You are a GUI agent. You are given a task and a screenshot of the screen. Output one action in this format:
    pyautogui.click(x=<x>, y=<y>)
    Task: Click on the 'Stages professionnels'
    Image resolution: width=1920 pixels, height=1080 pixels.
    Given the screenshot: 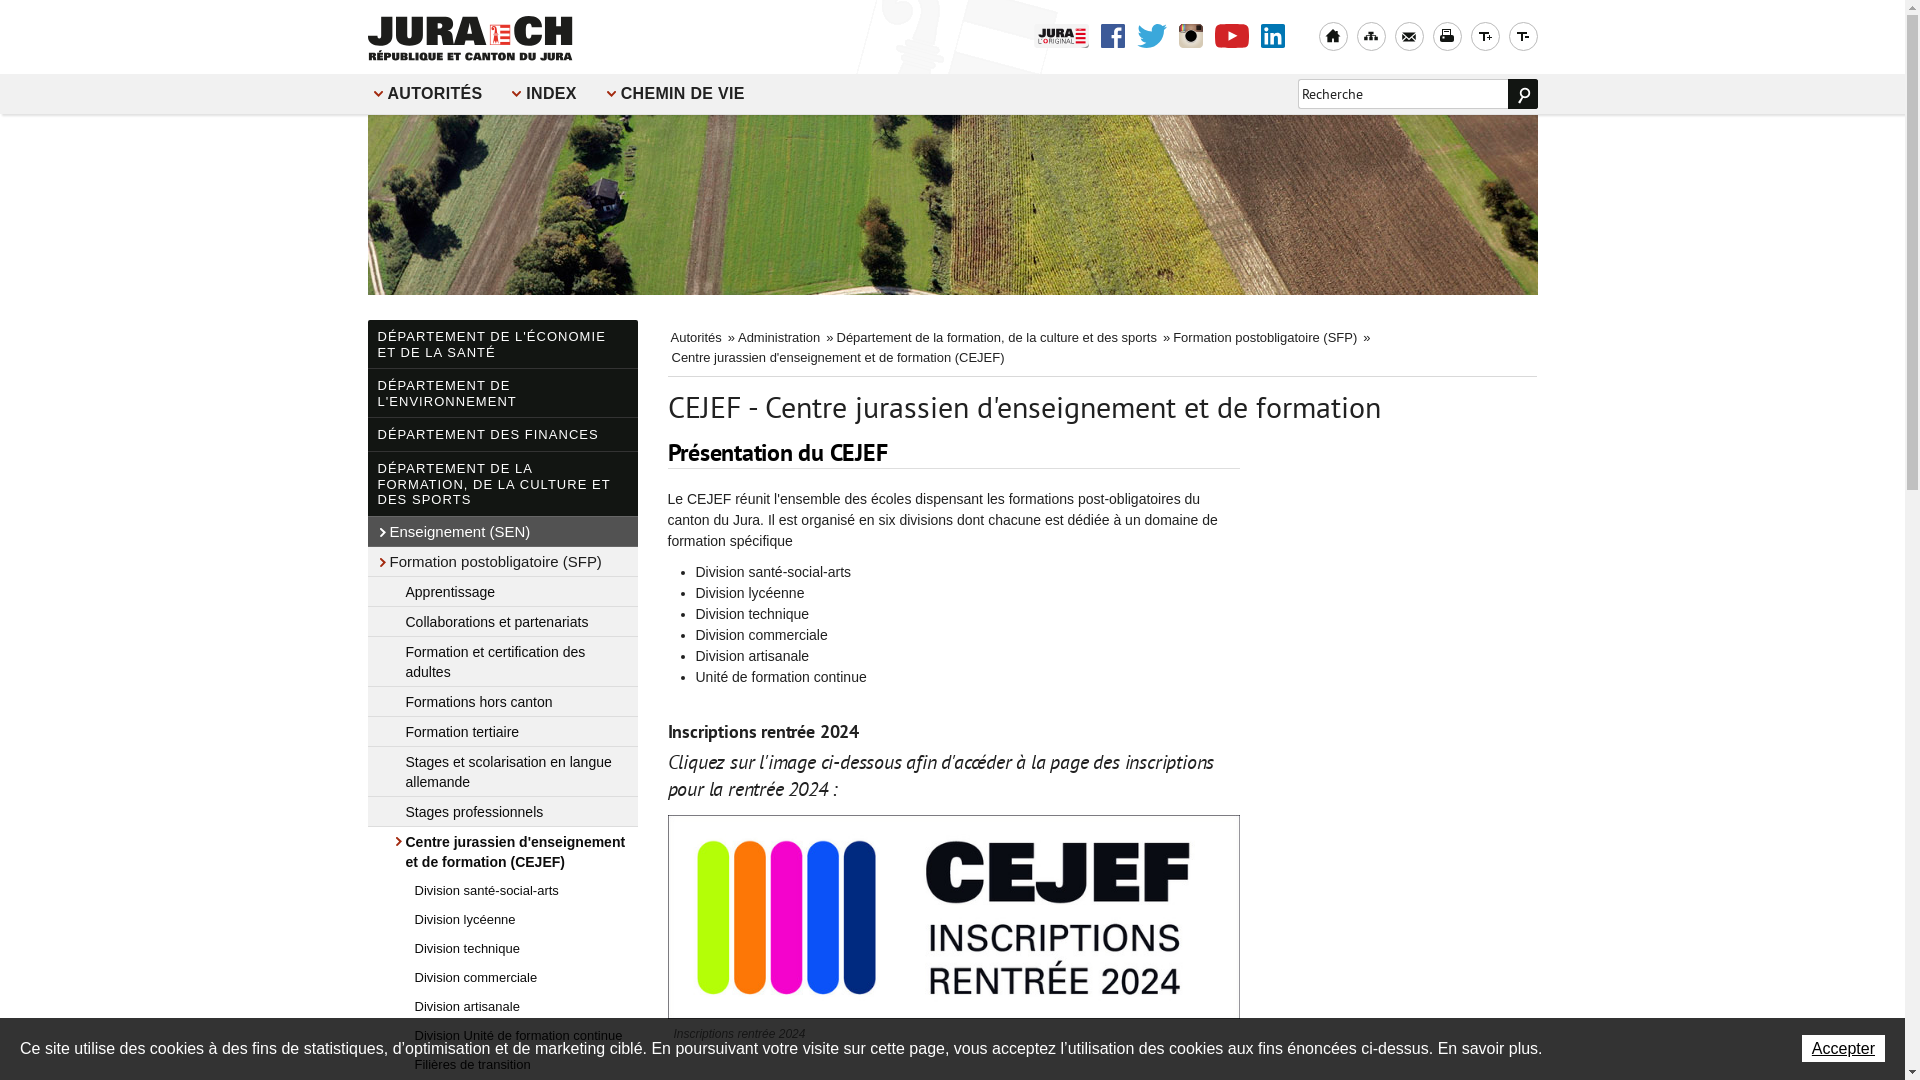 What is the action you would take?
    pyautogui.click(x=503, y=811)
    